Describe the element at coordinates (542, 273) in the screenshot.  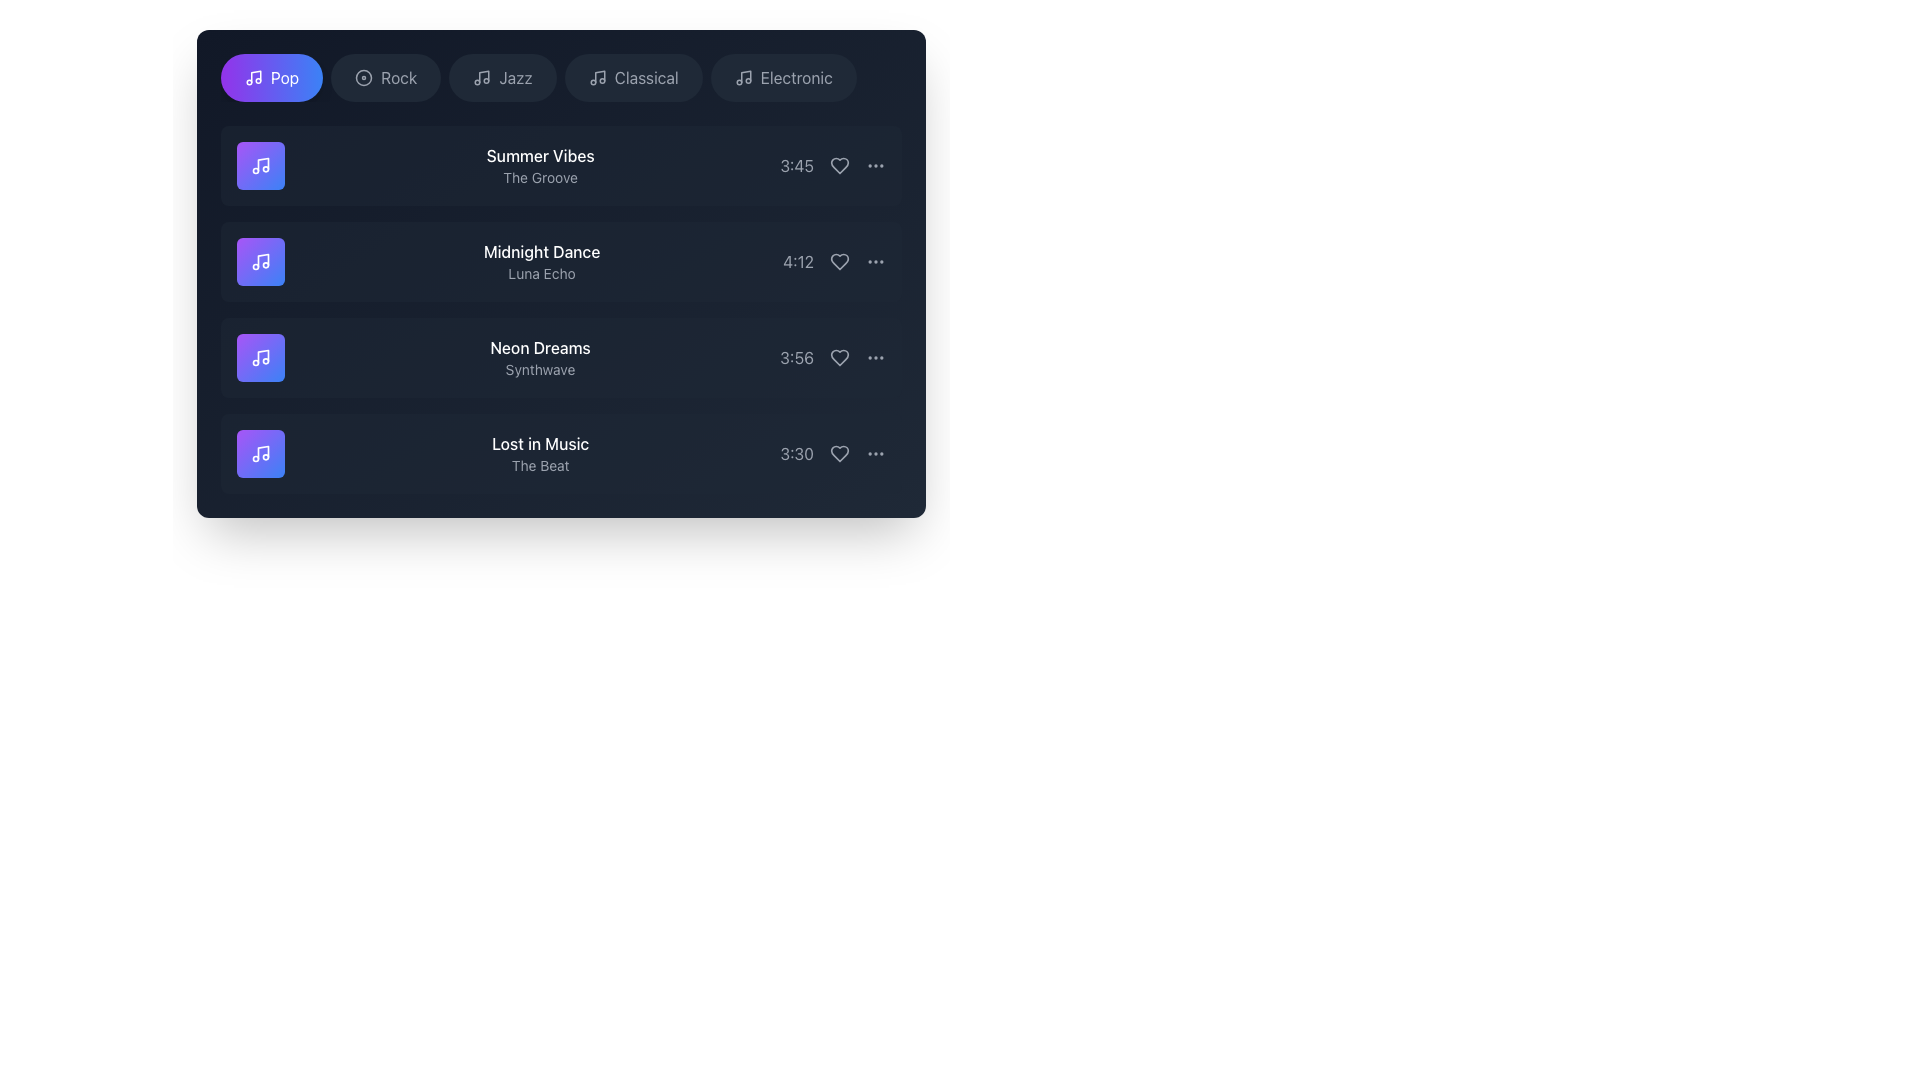
I see `the text label 'Luna Echo' that provides additional context for the song title 'Midnight Dance', located just below the title in the song listing` at that location.